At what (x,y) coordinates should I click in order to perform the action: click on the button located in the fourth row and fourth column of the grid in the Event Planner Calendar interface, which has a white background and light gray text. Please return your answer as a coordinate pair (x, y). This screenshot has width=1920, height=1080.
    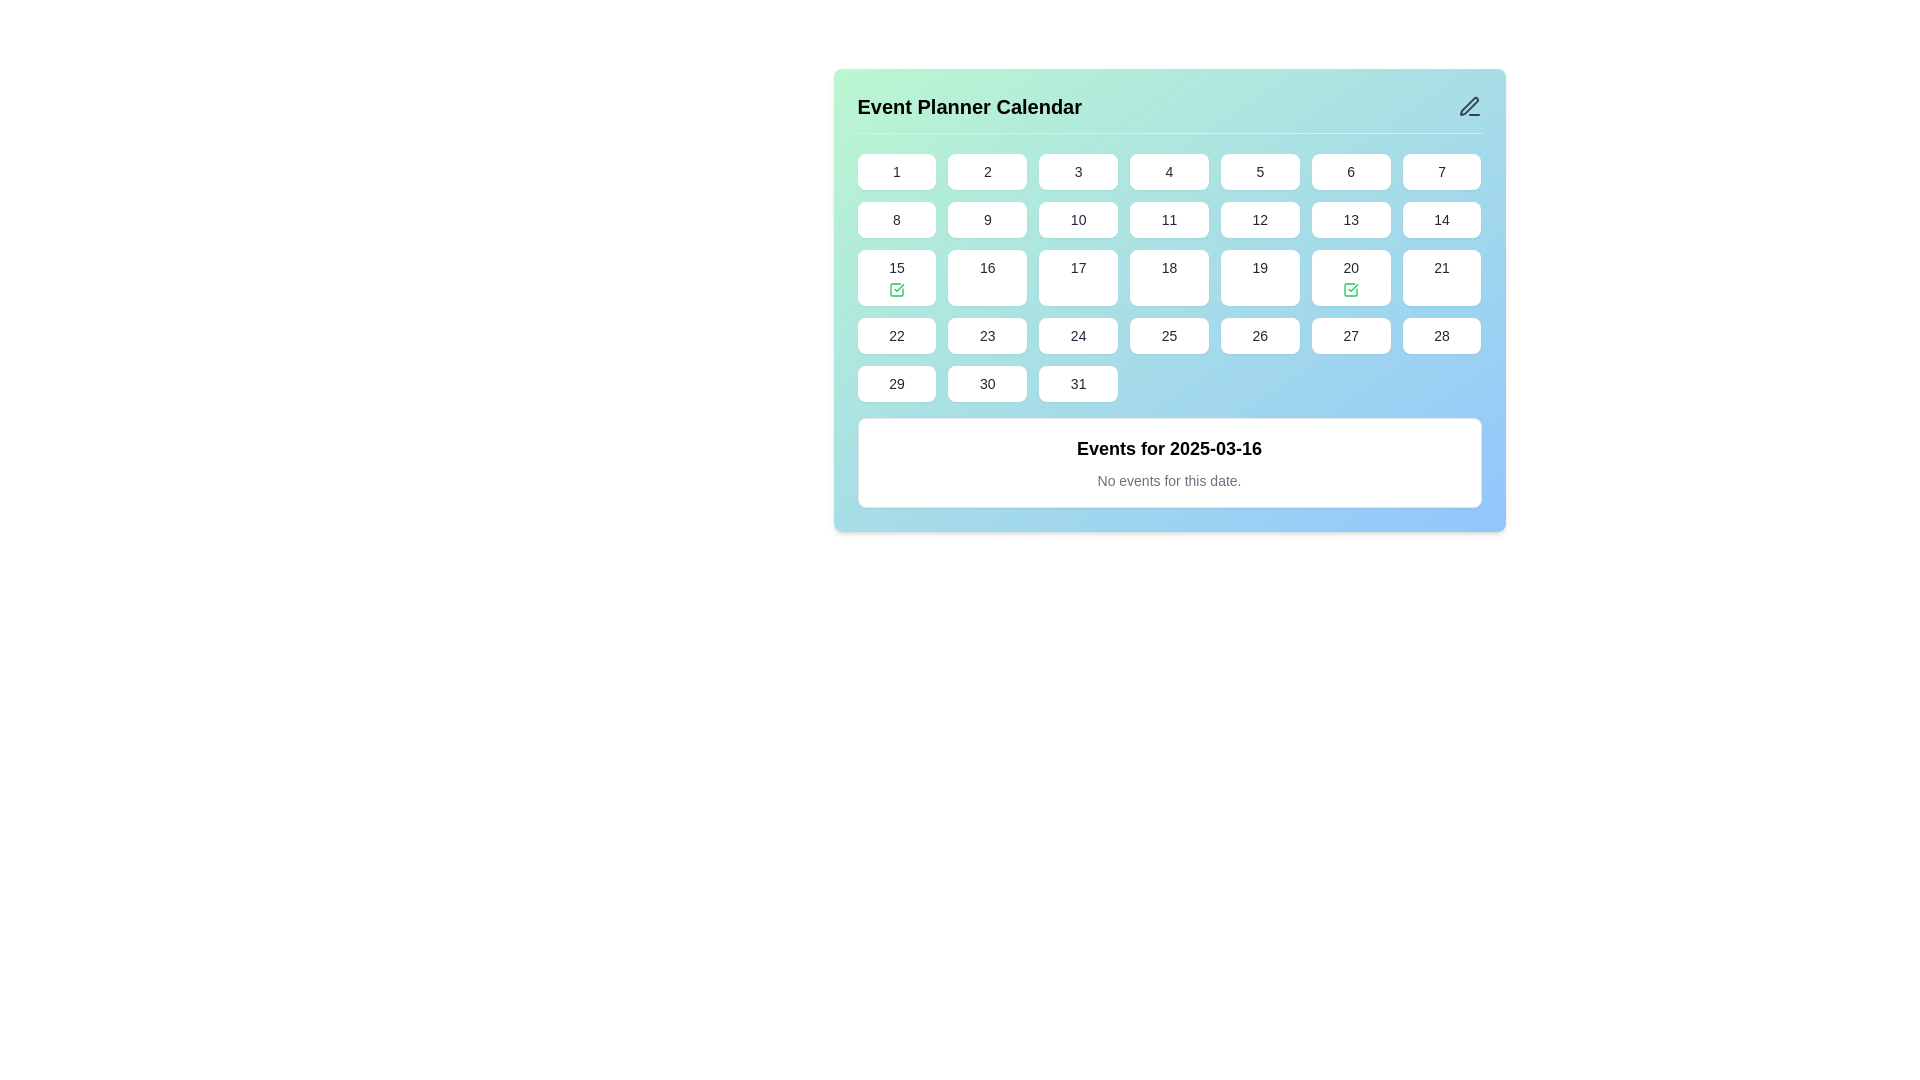
    Looking at the image, I should click on (1169, 277).